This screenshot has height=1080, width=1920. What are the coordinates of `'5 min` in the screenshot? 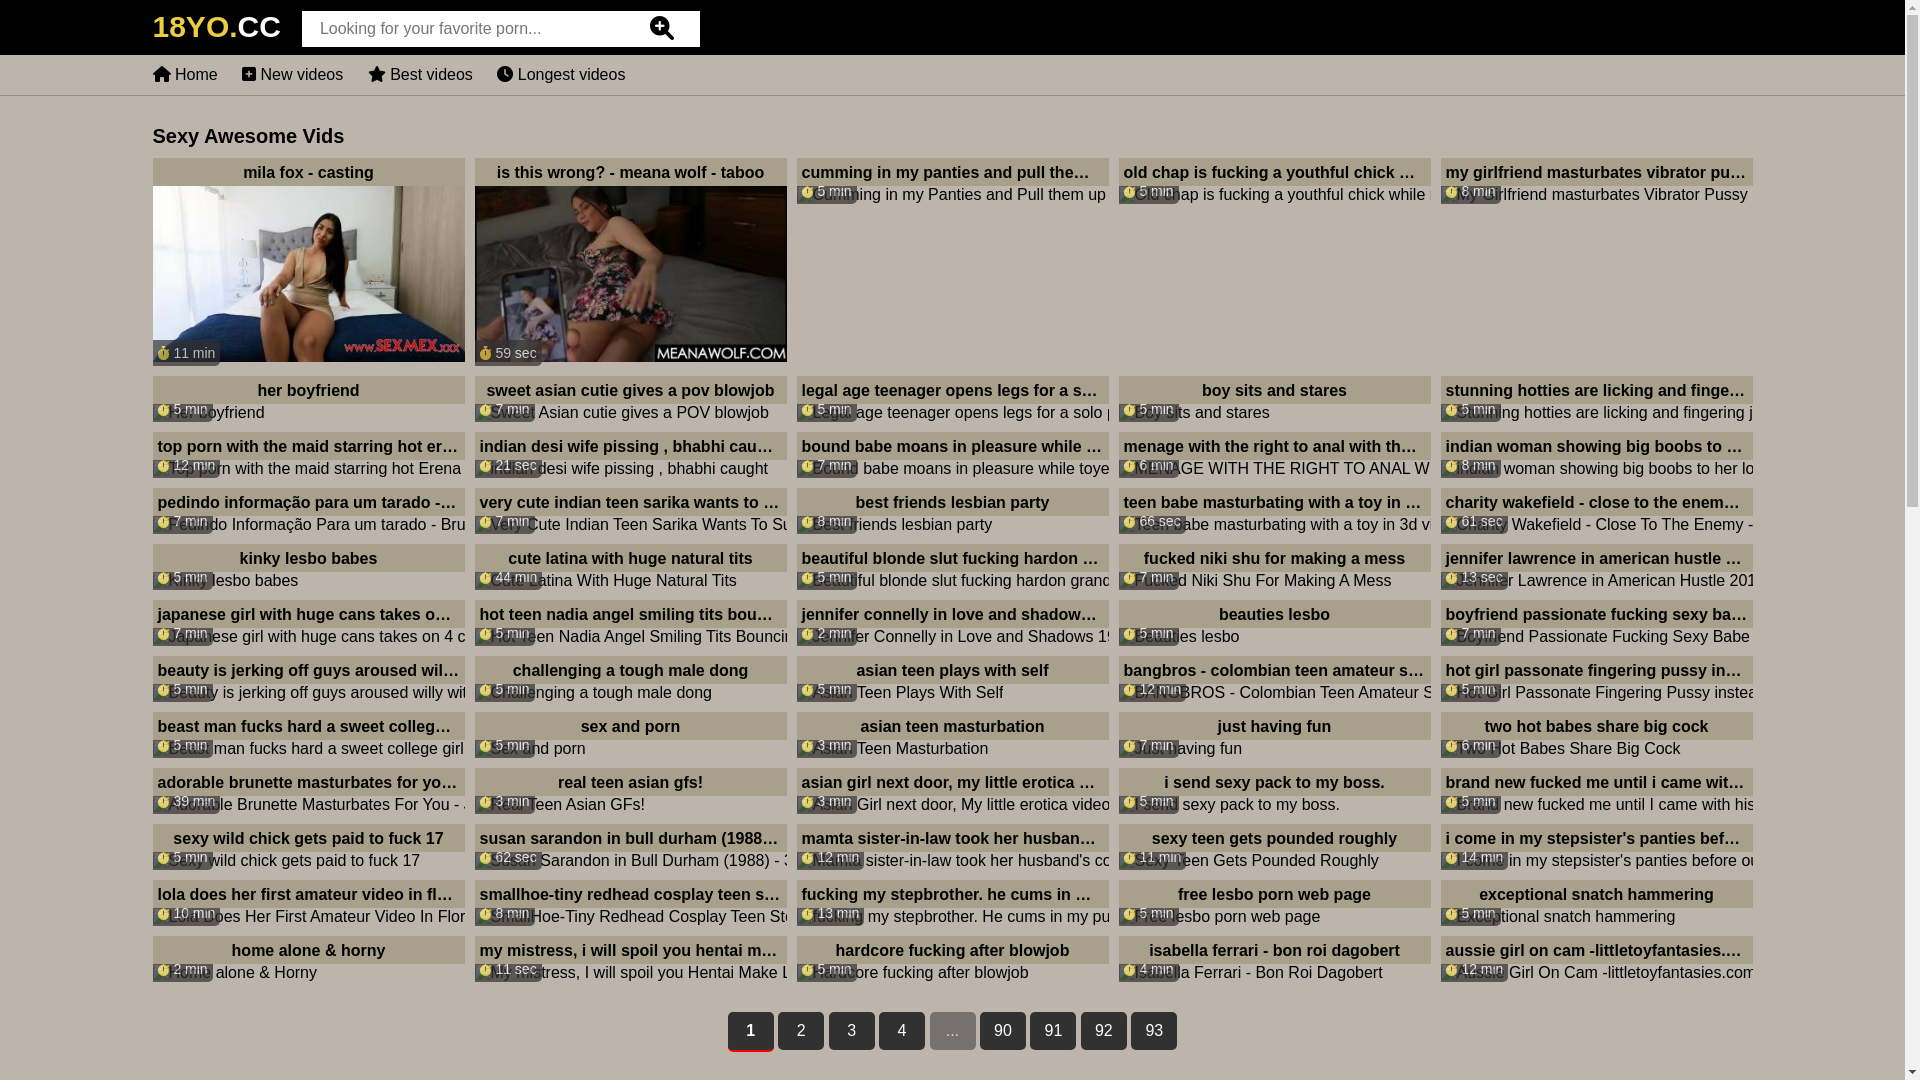 It's located at (950, 398).